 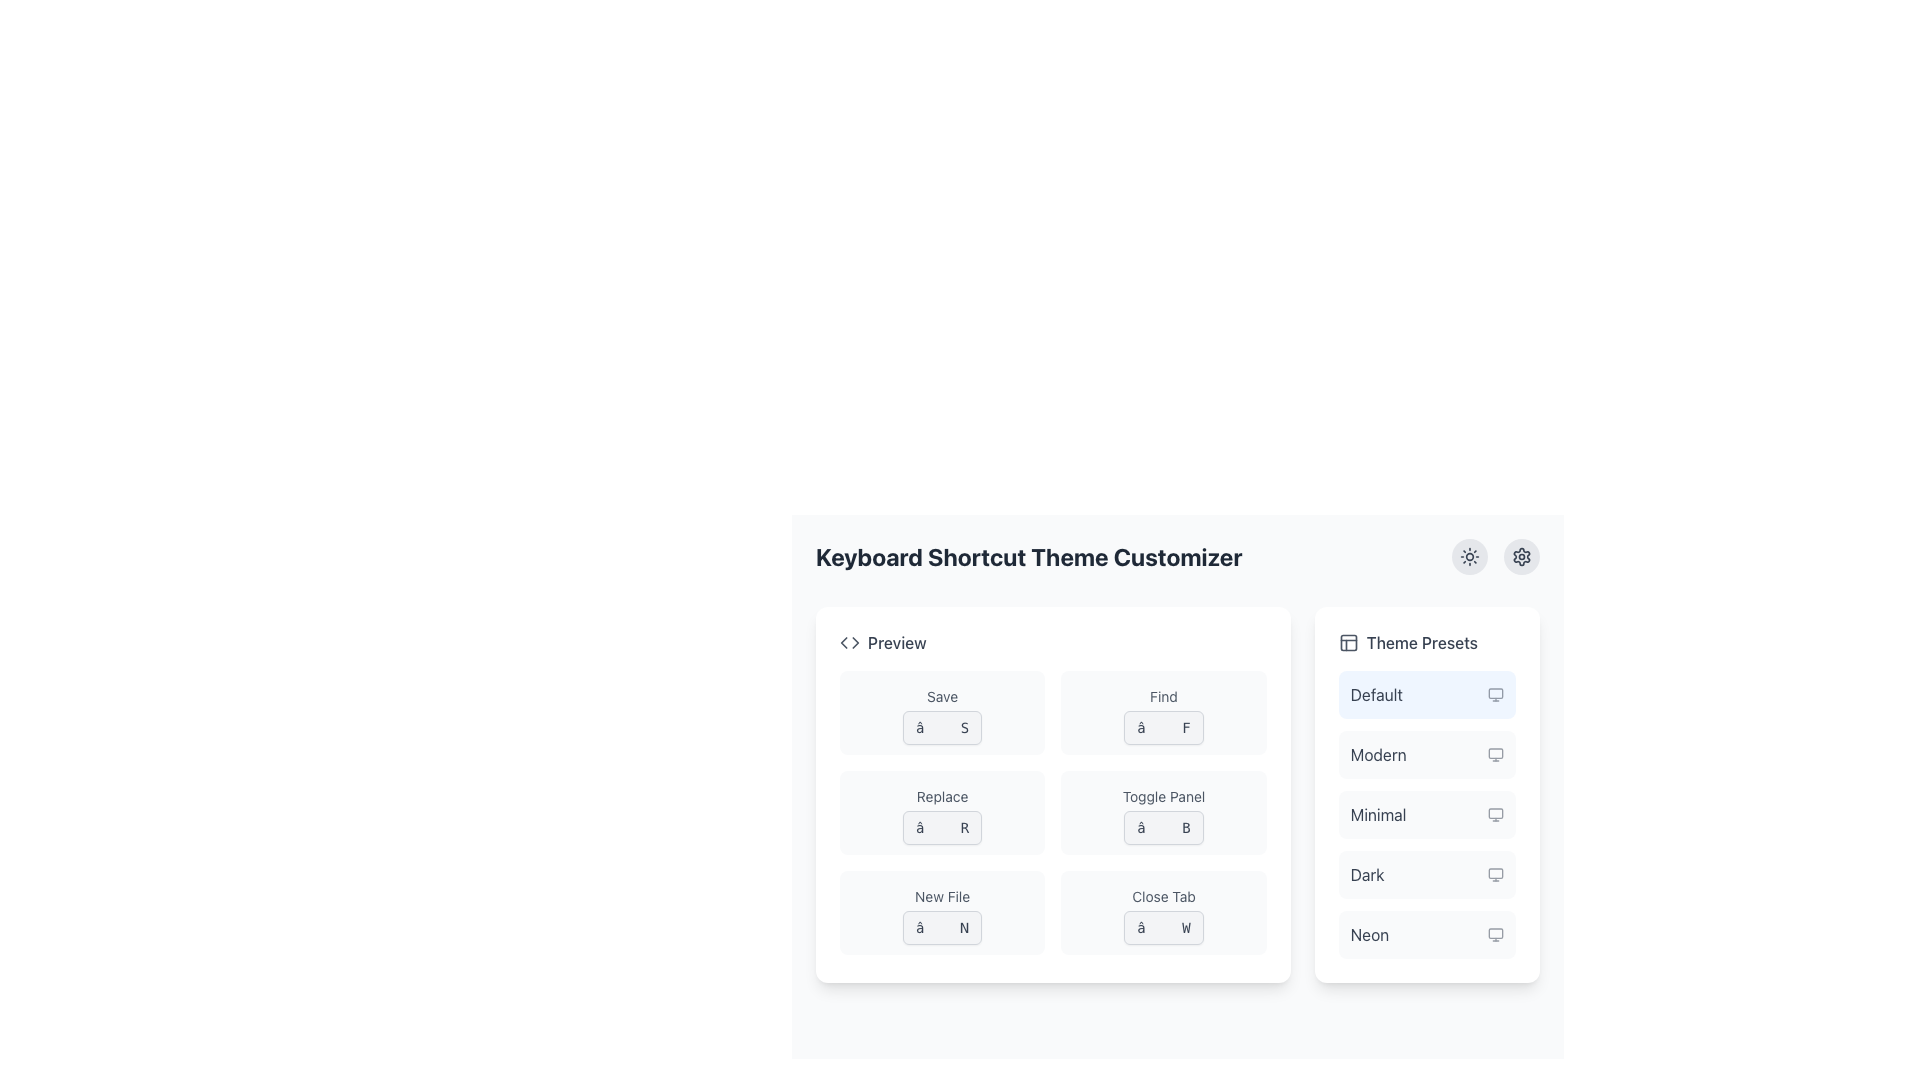 I want to click on the 'Minimal' theme selection option in the 'Theme Presets' section of the right-hand panel to apply the theme, so click(x=1426, y=814).